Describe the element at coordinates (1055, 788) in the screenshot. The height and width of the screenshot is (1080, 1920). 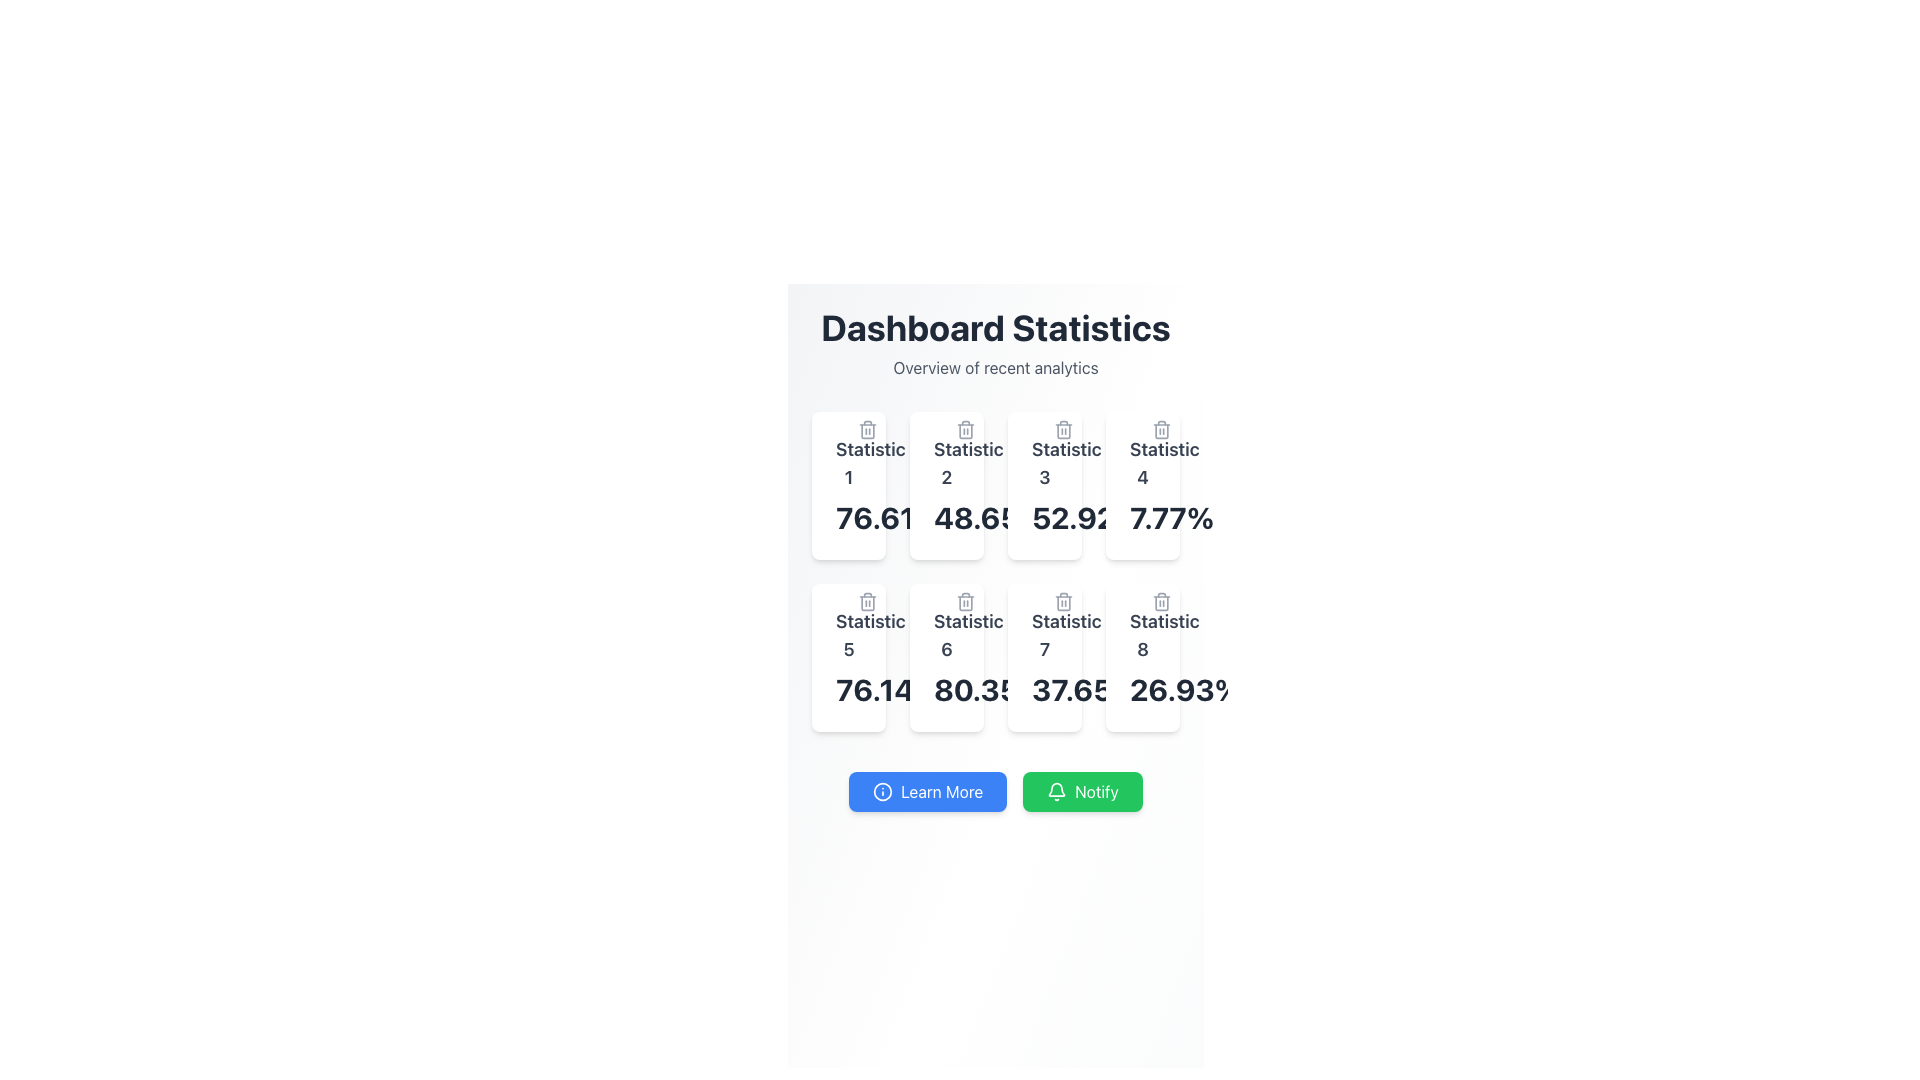
I see `the notification icon located within the green 'Notify' button at the bottom right corner of the layout` at that location.